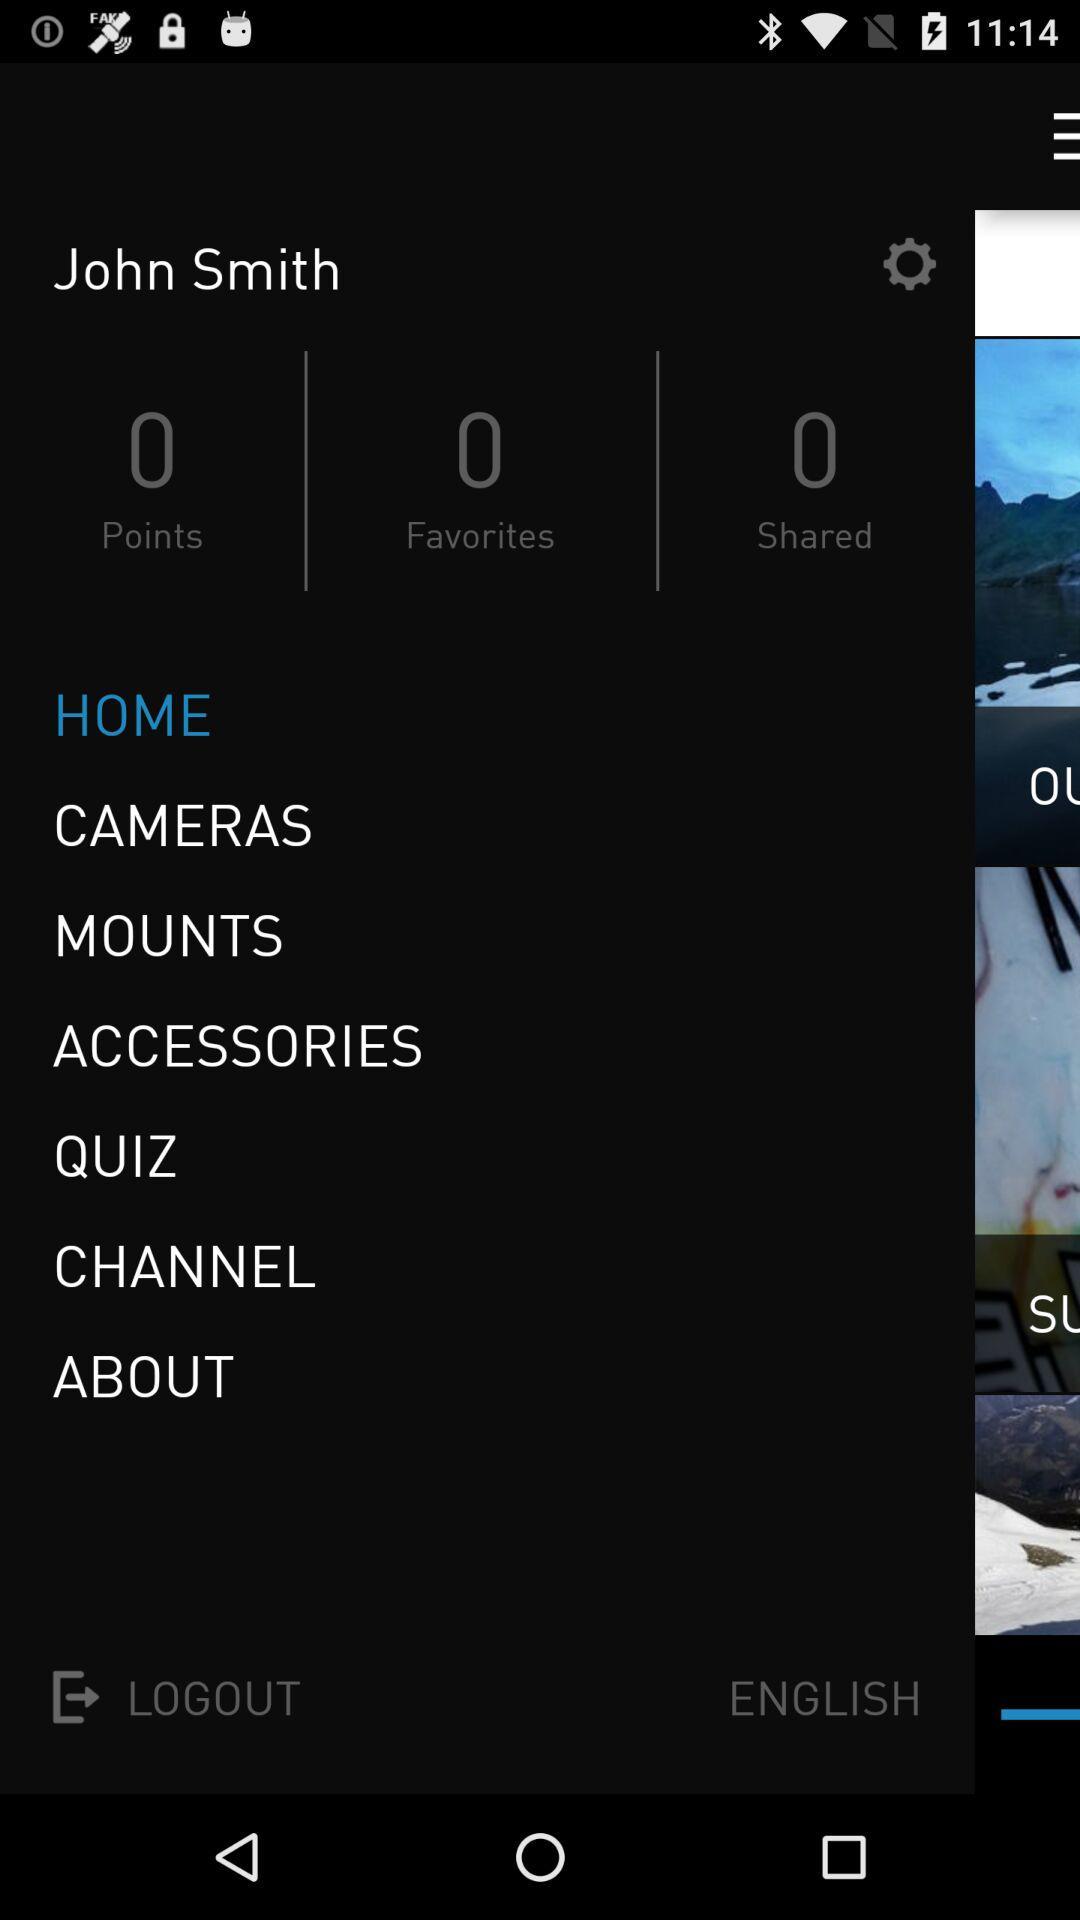 The width and height of the screenshot is (1080, 1920). Describe the element at coordinates (909, 281) in the screenshot. I see `the settings icon` at that location.